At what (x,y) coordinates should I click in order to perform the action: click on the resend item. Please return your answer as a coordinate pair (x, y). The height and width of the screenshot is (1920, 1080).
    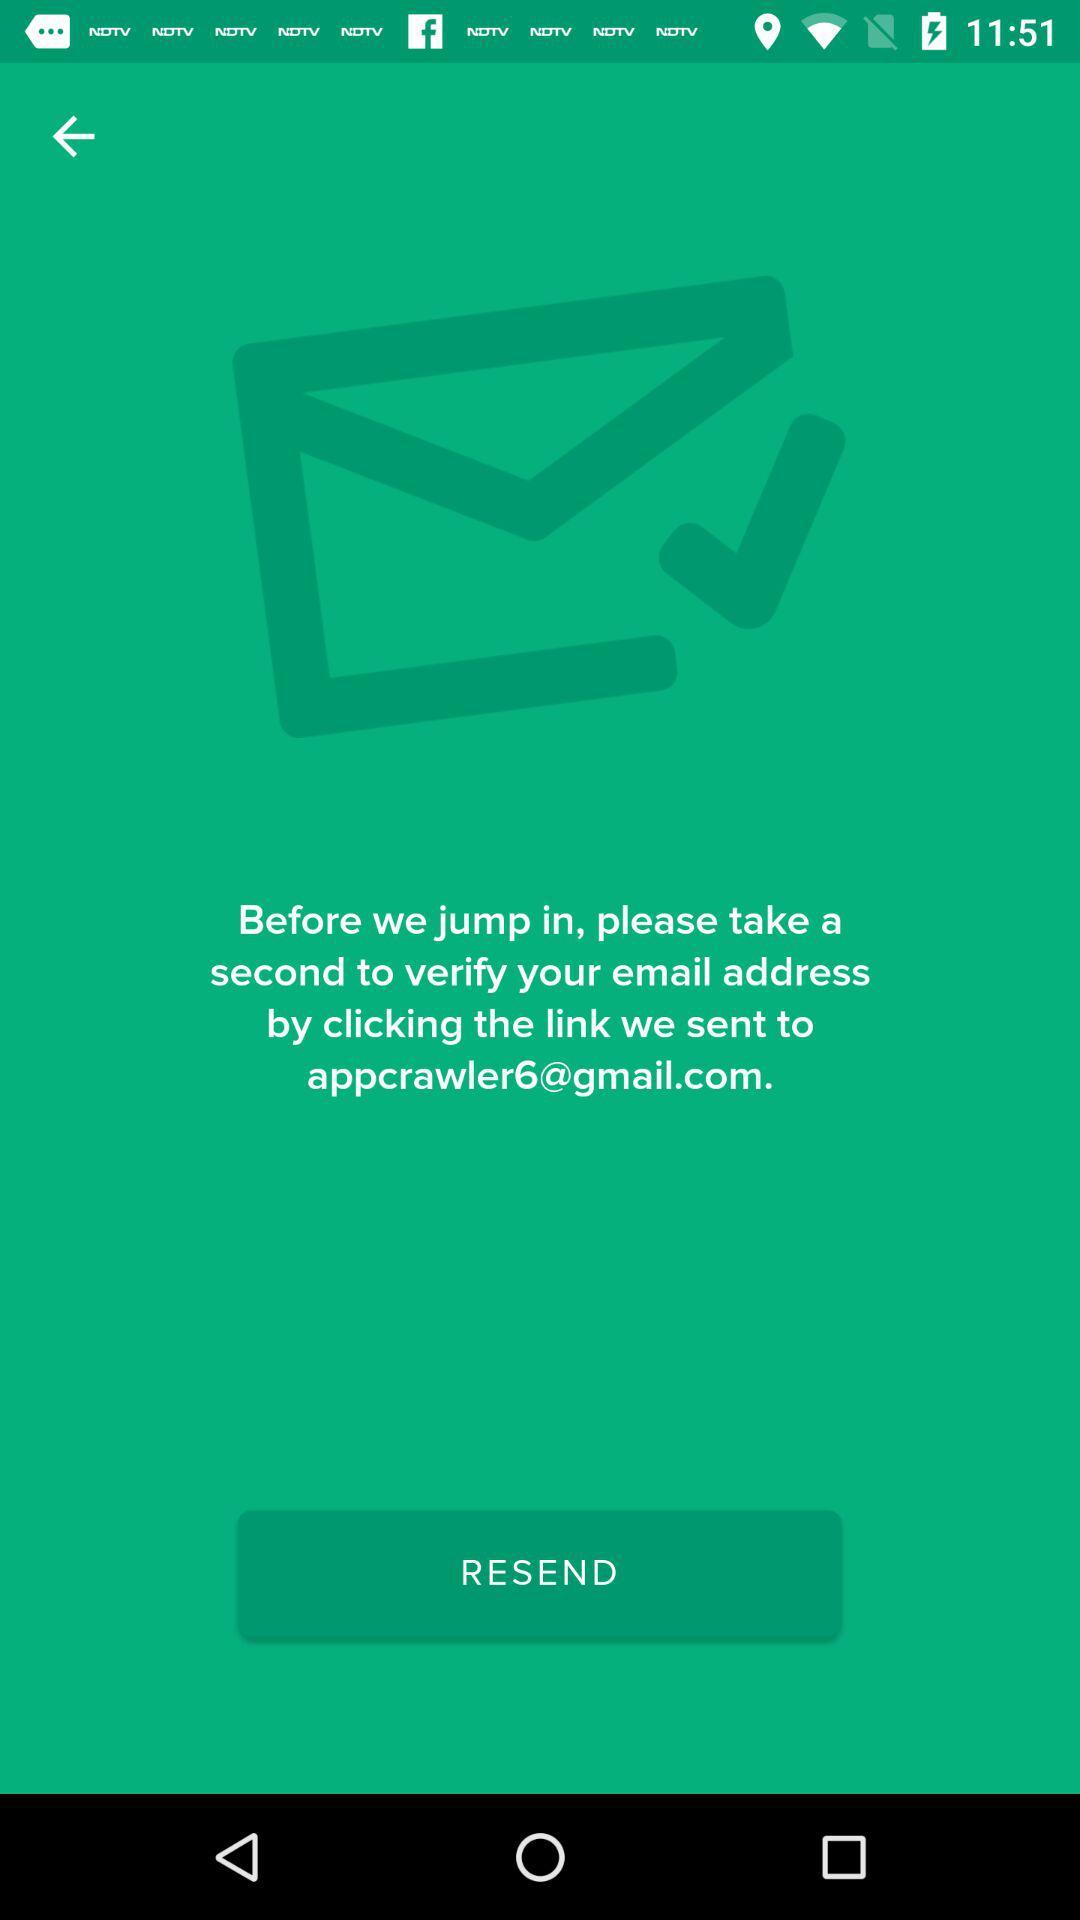
    Looking at the image, I should click on (538, 1572).